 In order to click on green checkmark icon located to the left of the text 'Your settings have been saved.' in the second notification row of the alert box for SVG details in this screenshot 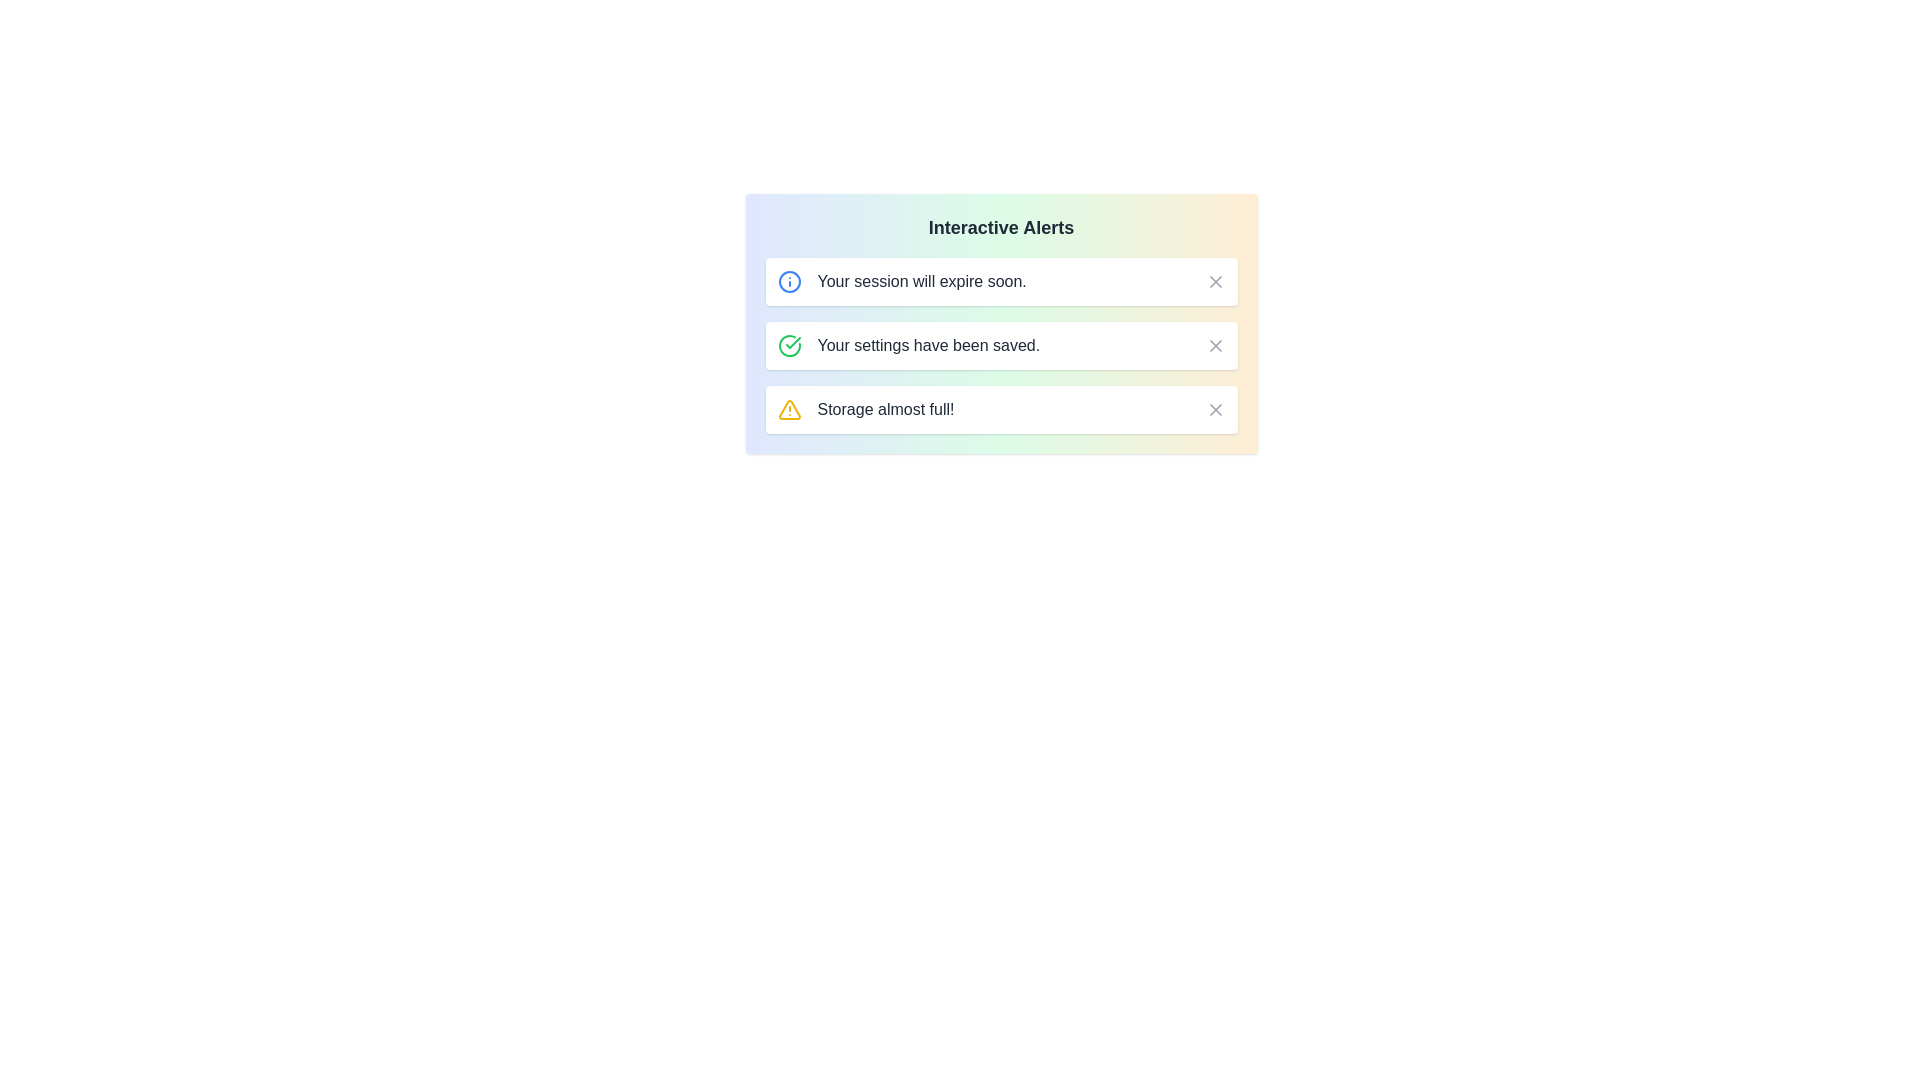, I will do `click(791, 342)`.